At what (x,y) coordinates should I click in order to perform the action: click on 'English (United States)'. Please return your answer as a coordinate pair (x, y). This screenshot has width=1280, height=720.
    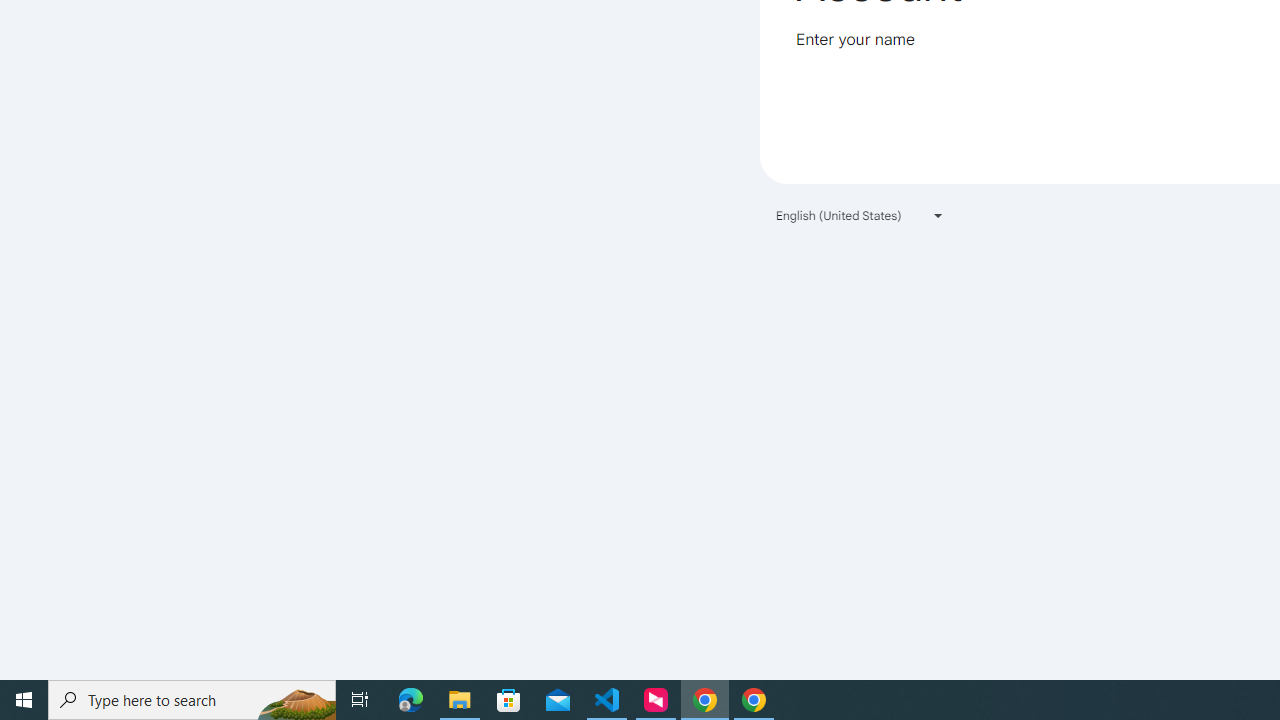
    Looking at the image, I should click on (860, 215).